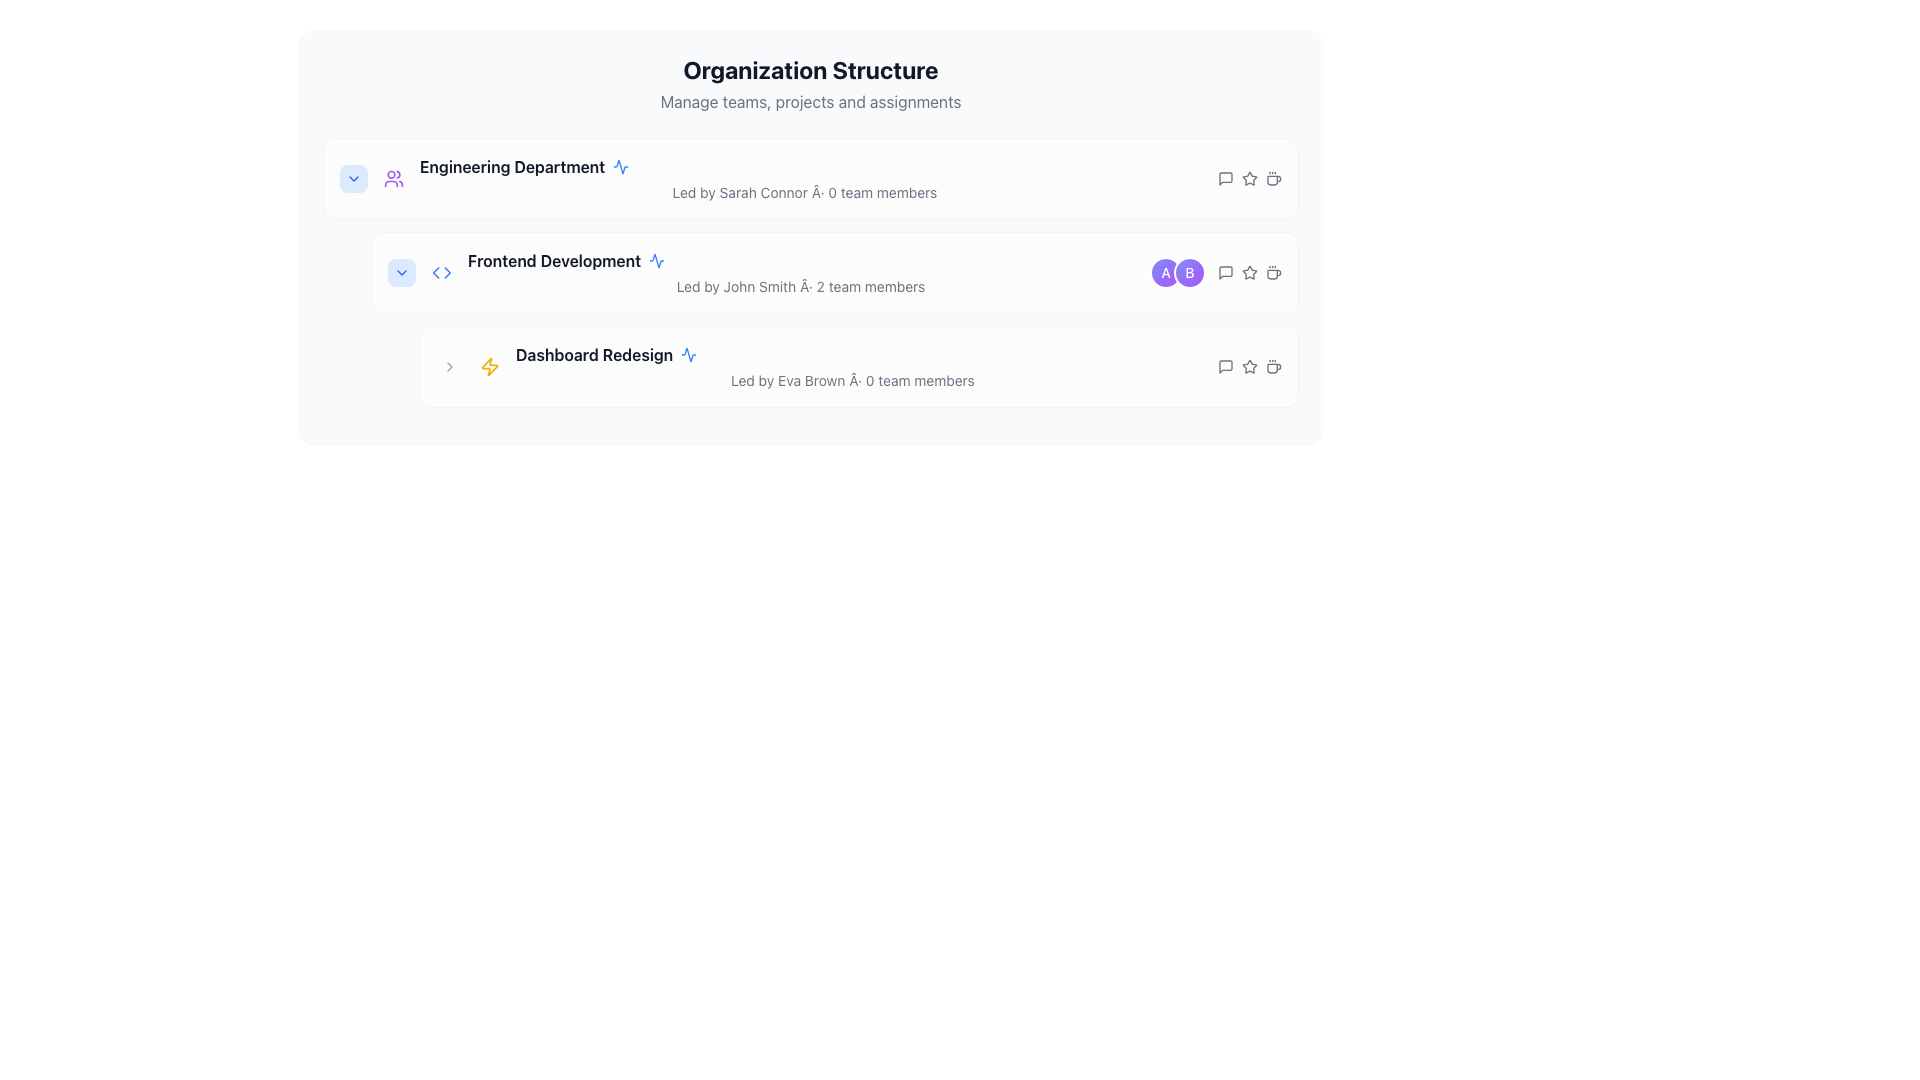  Describe the element at coordinates (811, 68) in the screenshot. I see `header text element displaying 'Organization Structure', which is a bold and large-sized title positioned at the top of the section` at that location.